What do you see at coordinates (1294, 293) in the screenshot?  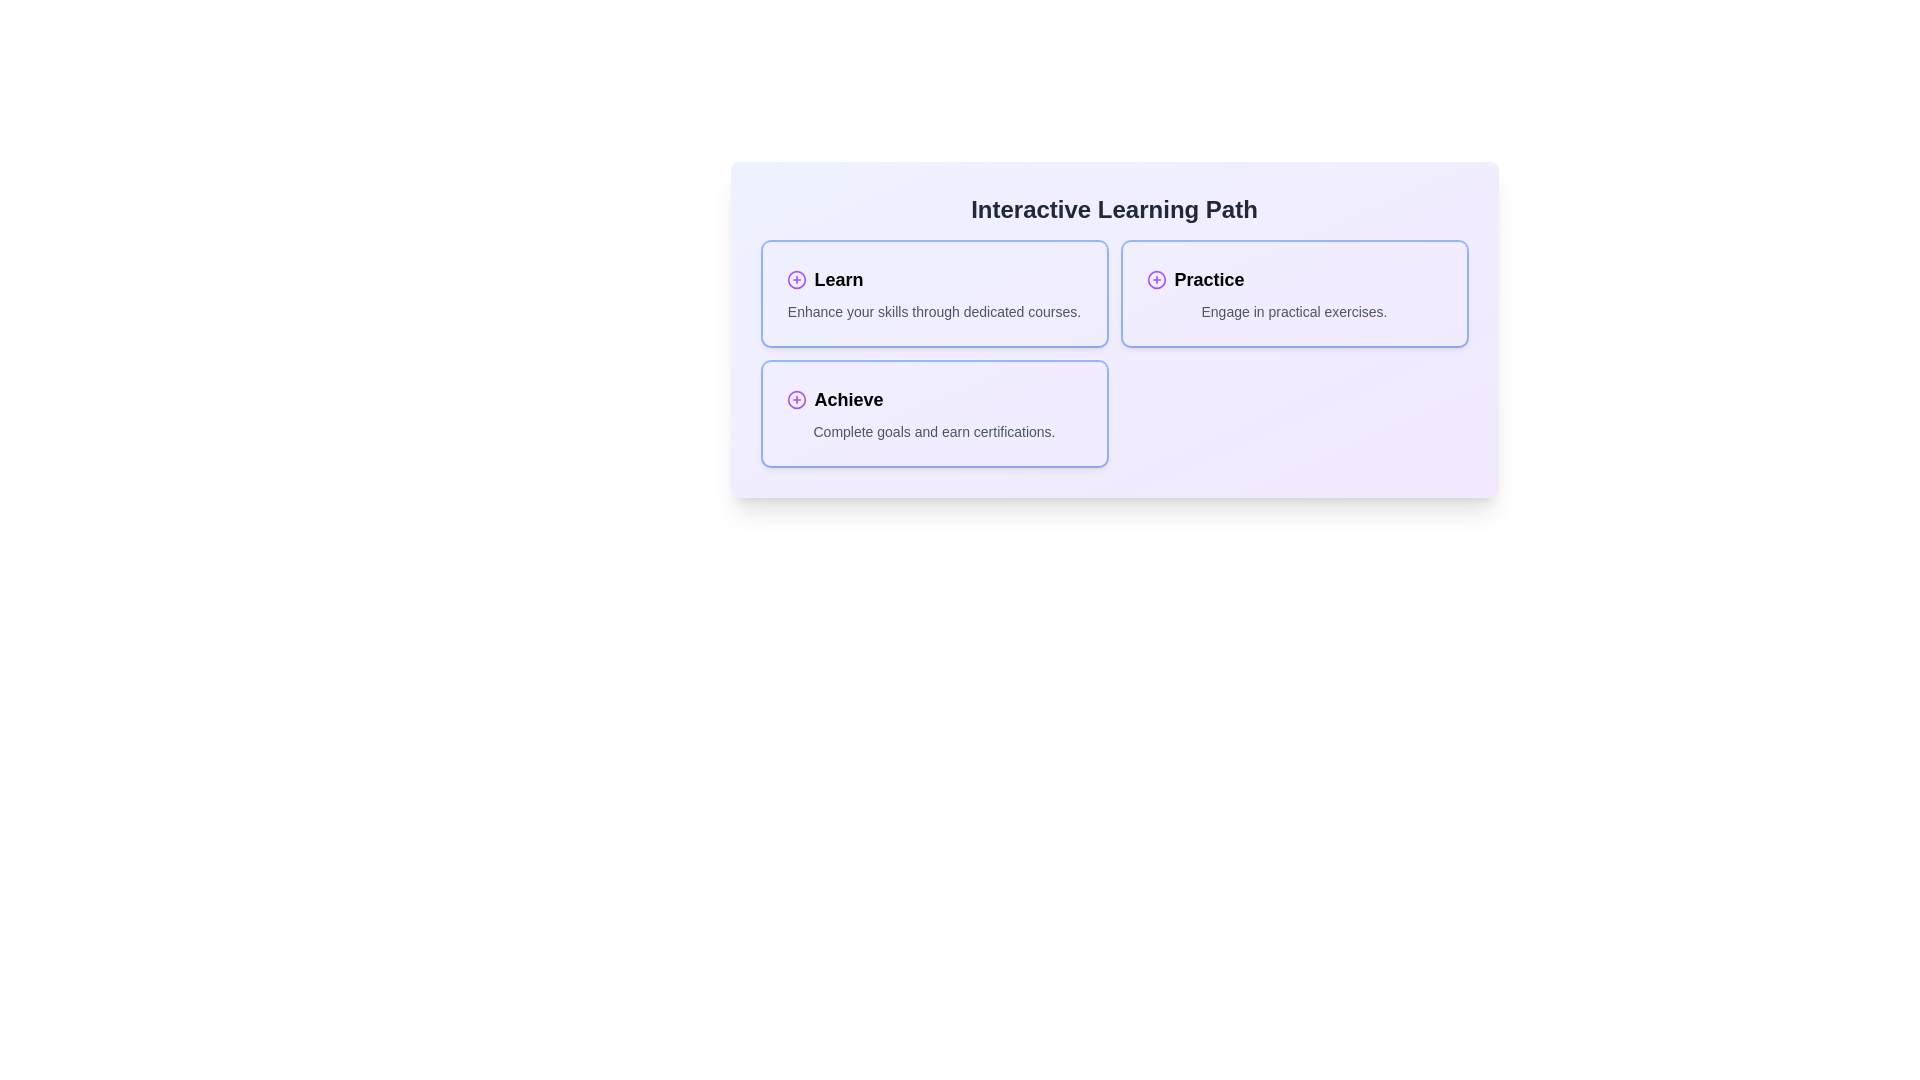 I see `the 'Practice' Card component located in the top-right of the grid layout` at bounding box center [1294, 293].